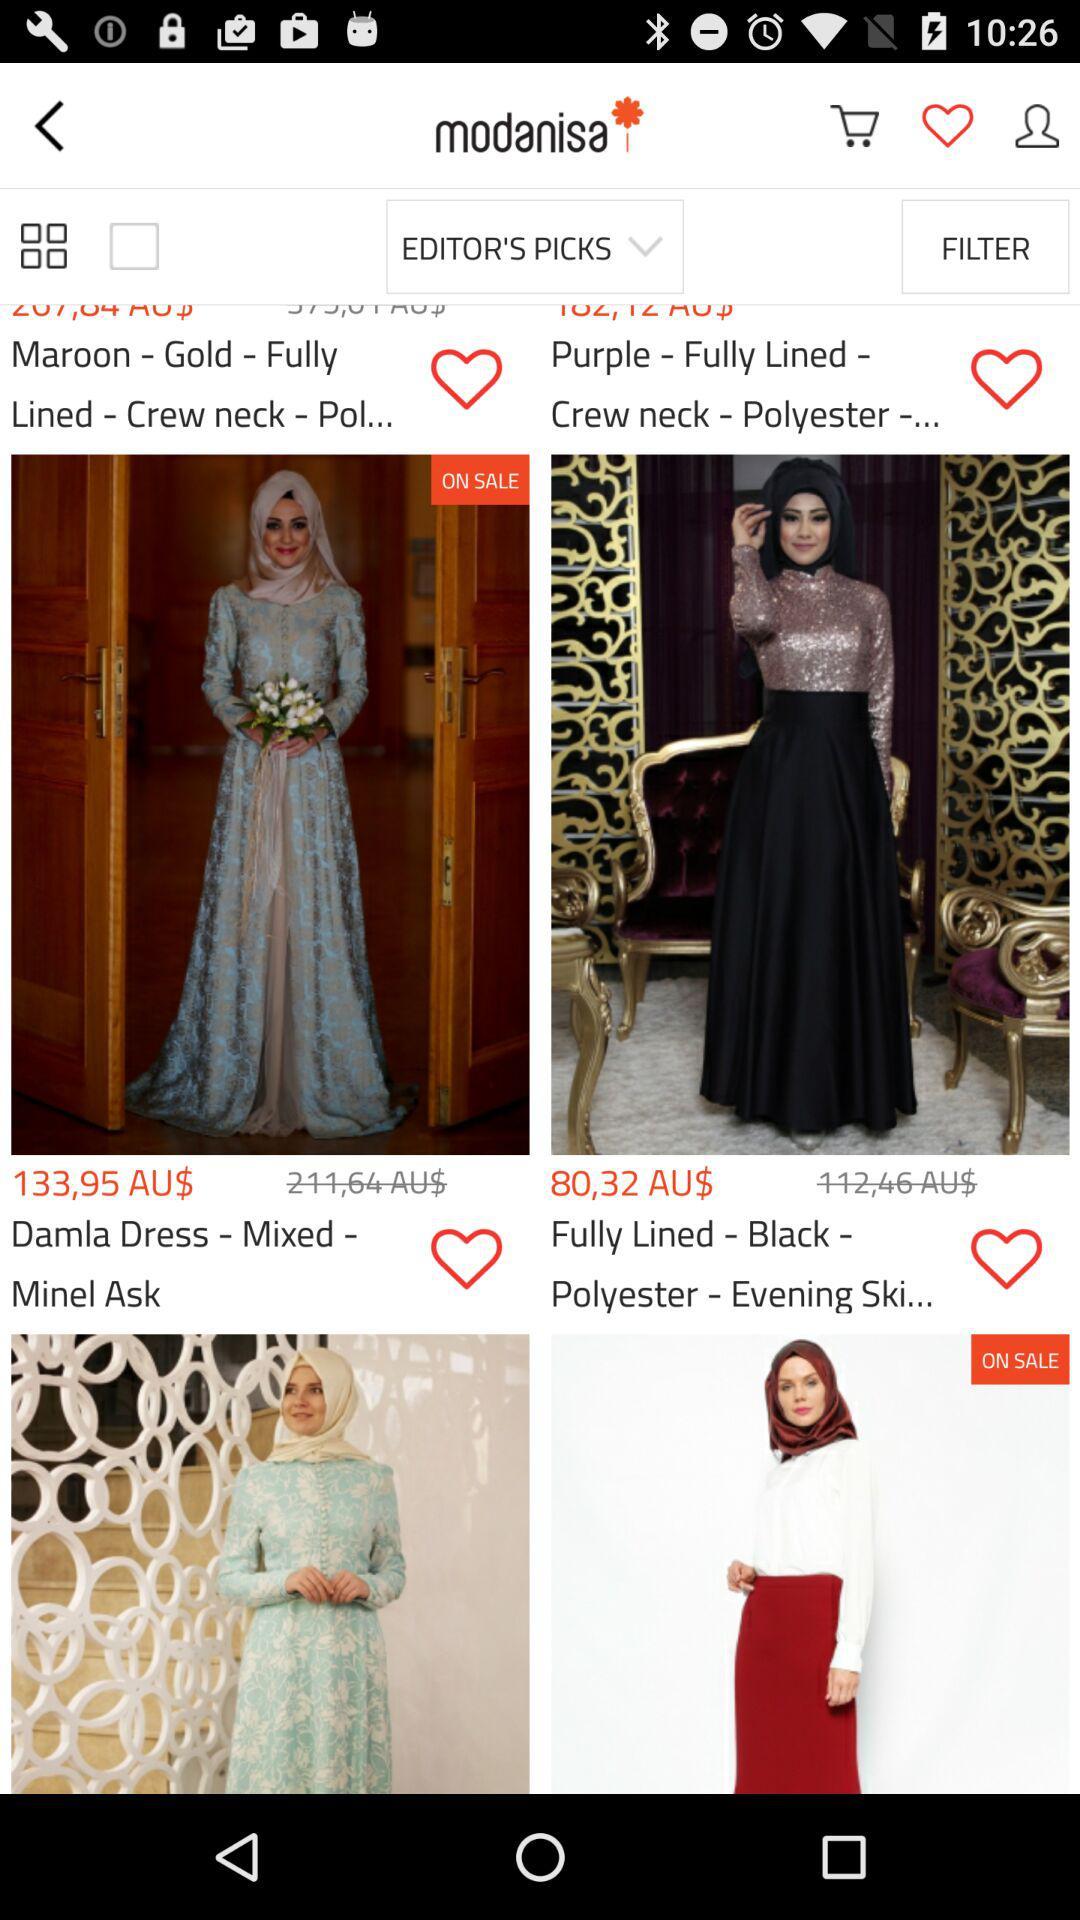 The width and height of the screenshot is (1080, 1920). I want to click on the favourate, so click(946, 124).